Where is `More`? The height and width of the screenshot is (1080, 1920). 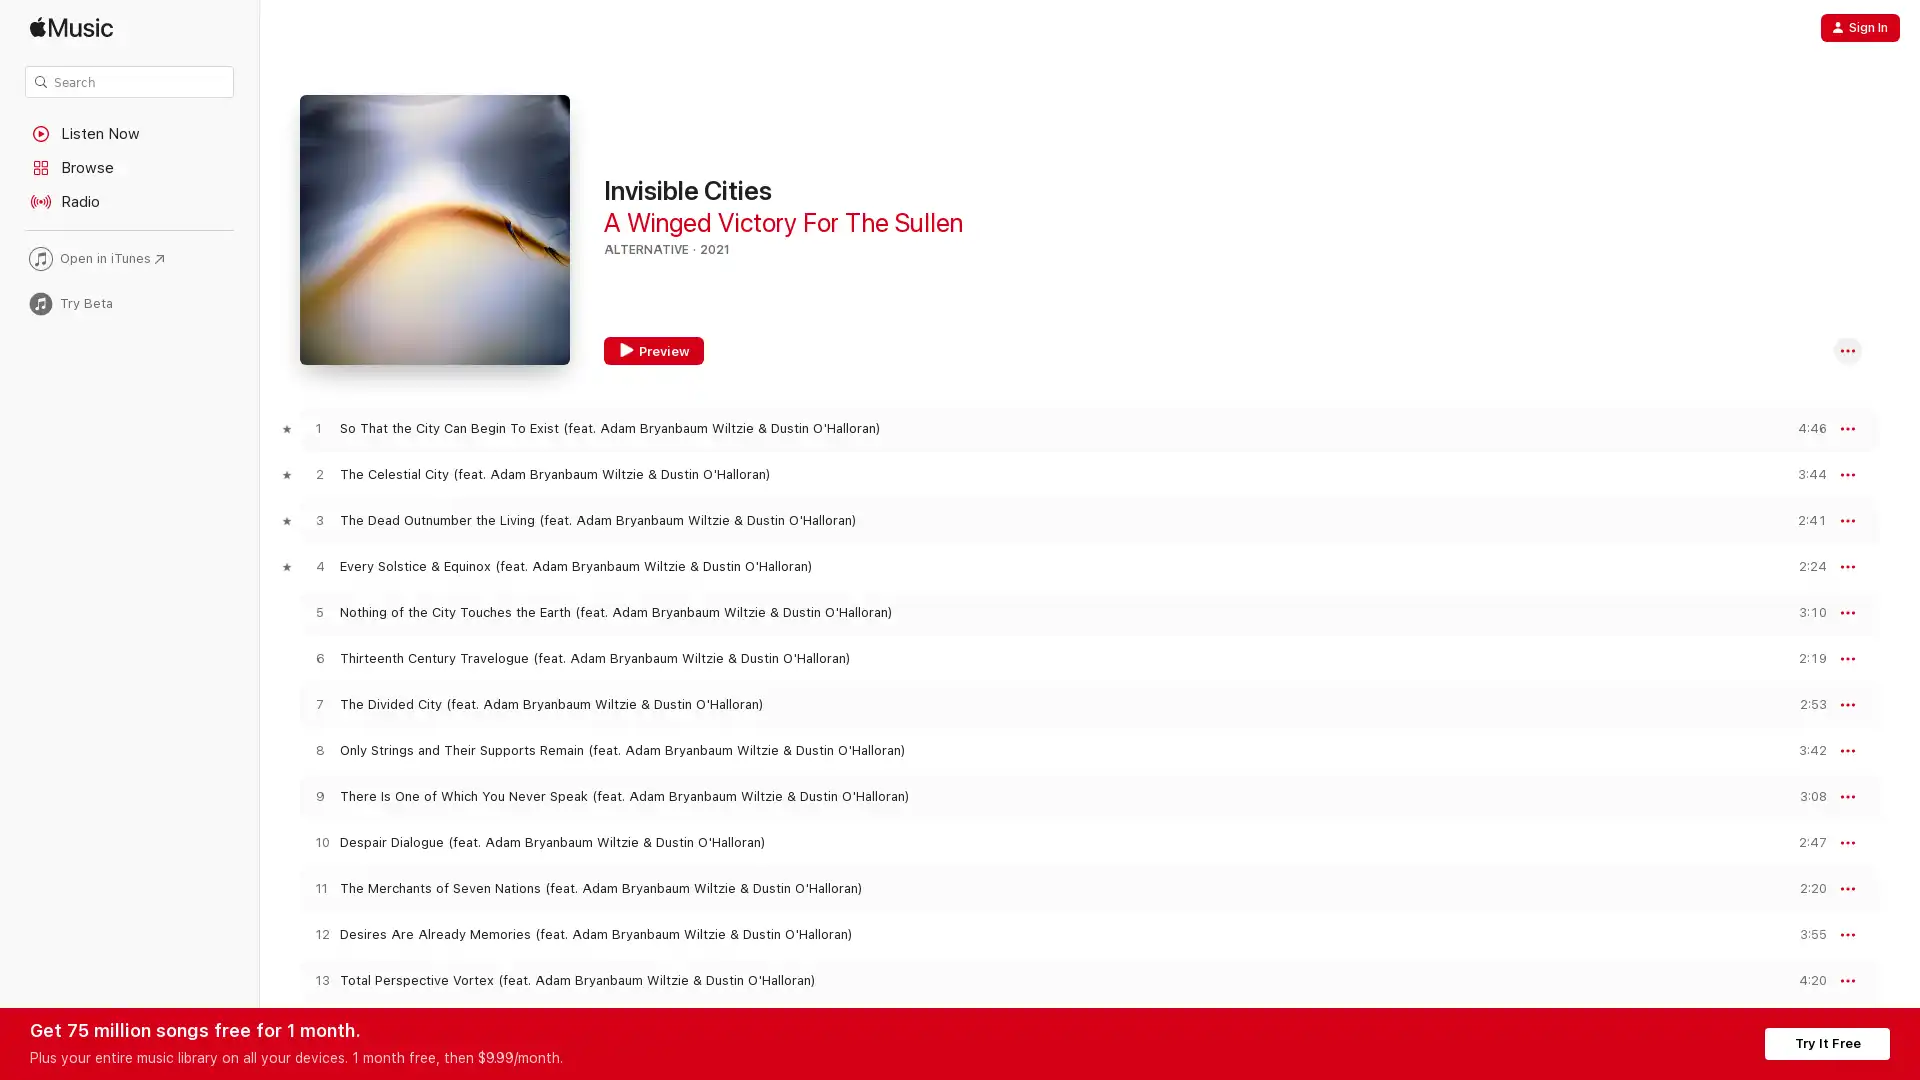
More is located at coordinates (1847, 659).